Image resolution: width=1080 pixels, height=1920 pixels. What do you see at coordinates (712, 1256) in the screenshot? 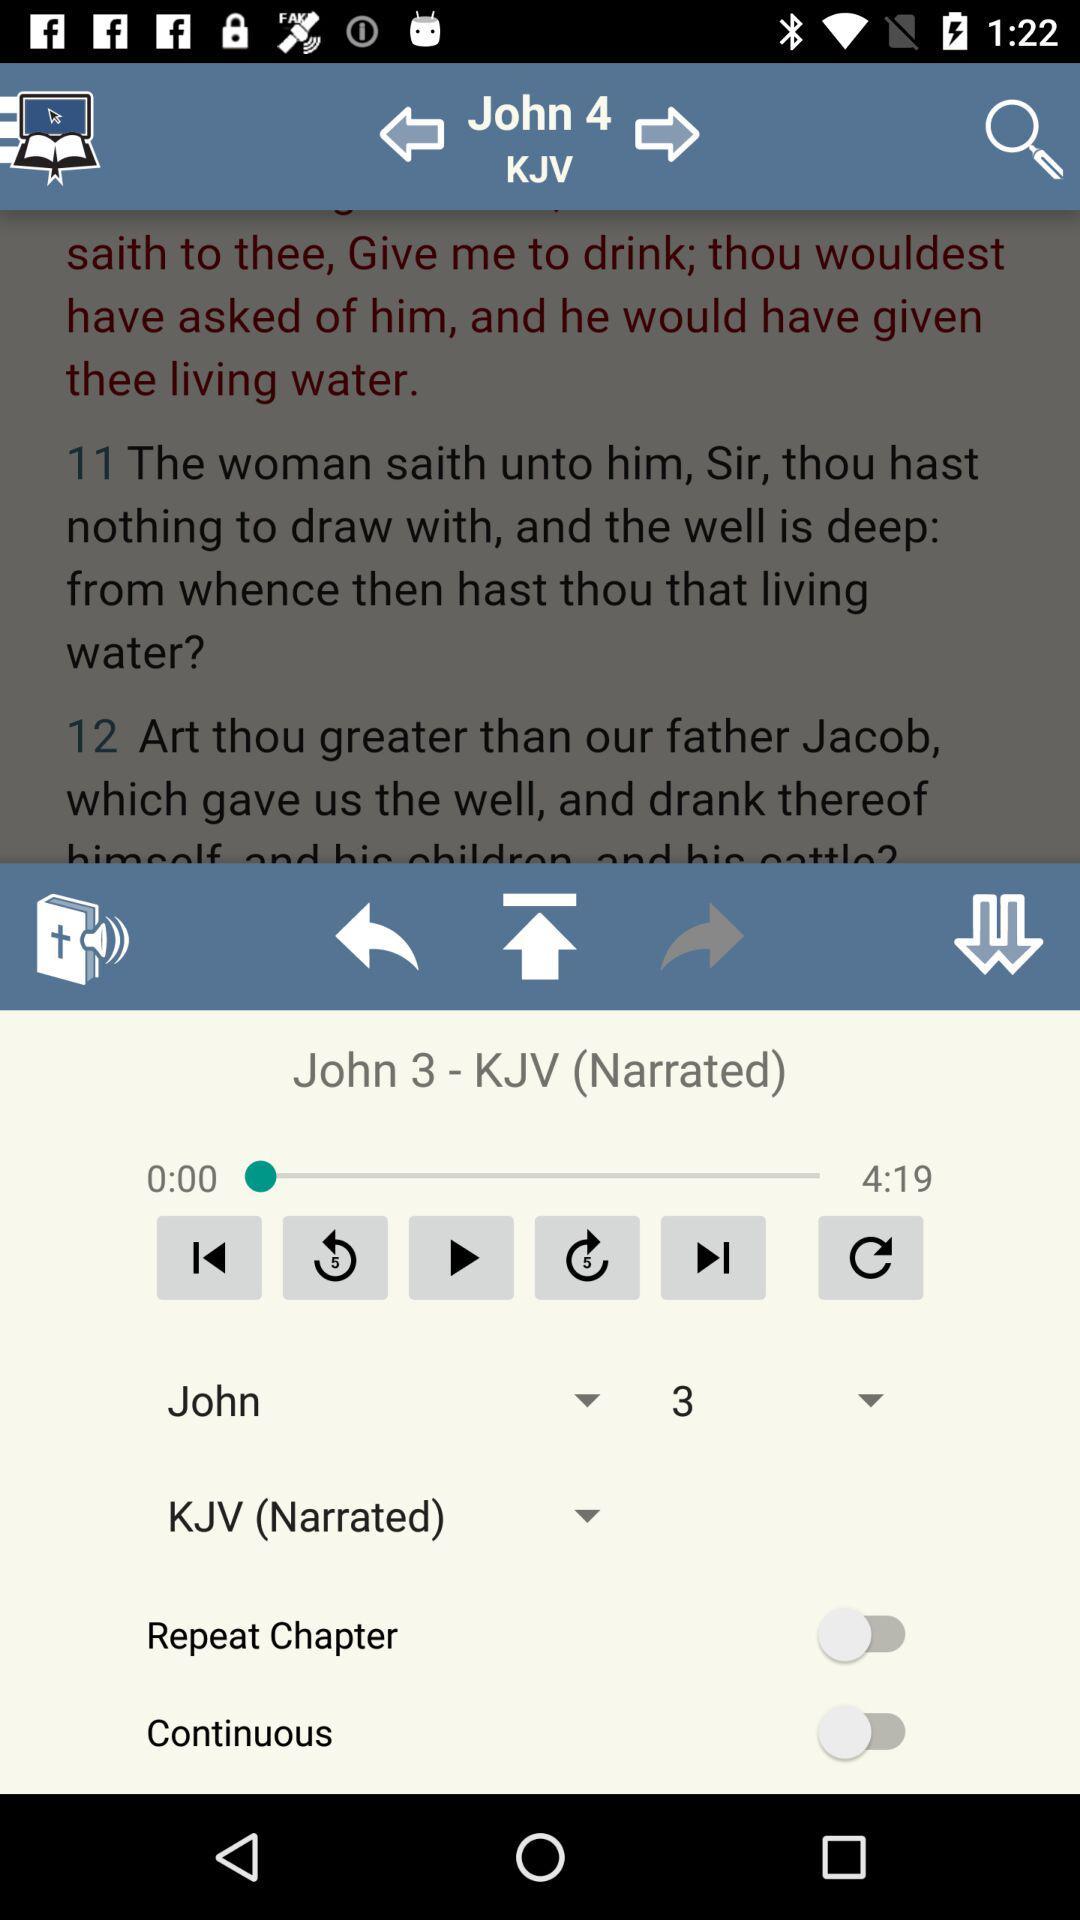
I see `next audio` at bounding box center [712, 1256].